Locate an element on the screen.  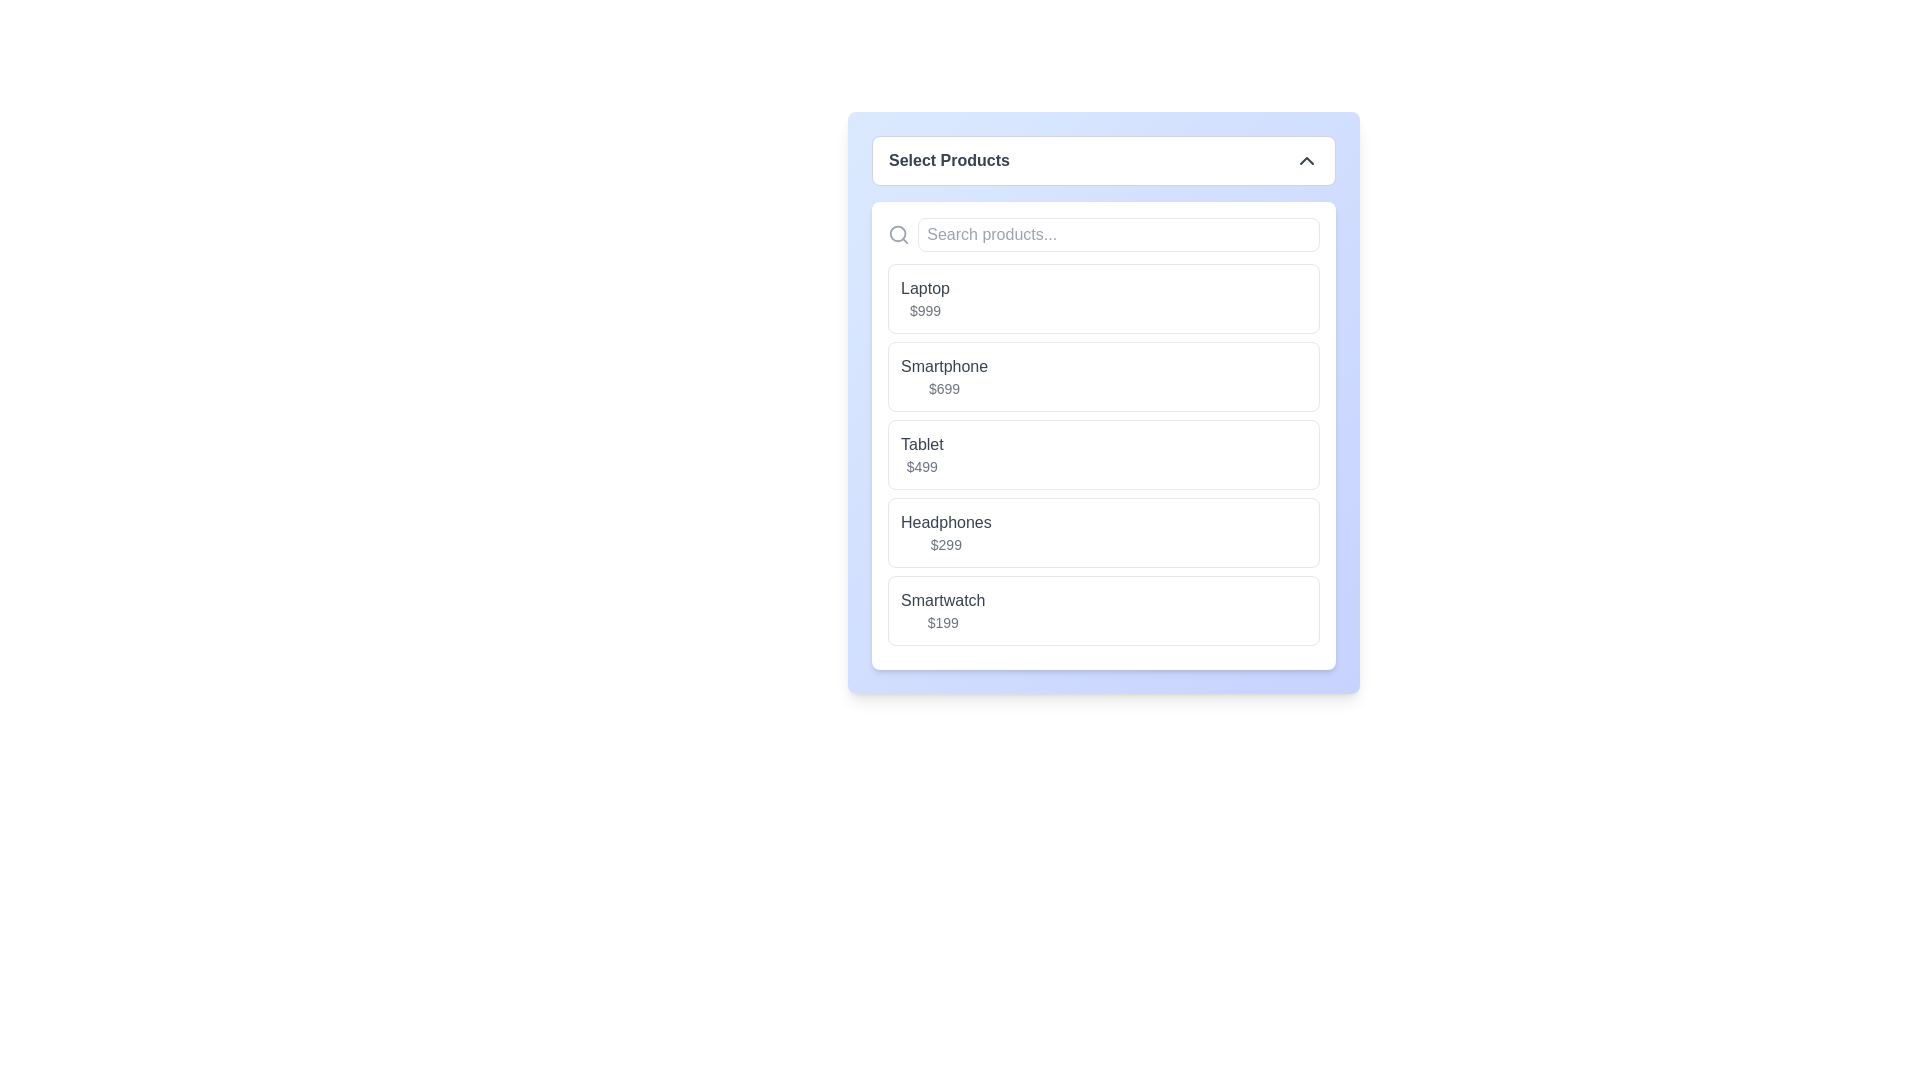
the price text displaying '$299' located beneath the 'Headphones' text is located at coordinates (945, 544).